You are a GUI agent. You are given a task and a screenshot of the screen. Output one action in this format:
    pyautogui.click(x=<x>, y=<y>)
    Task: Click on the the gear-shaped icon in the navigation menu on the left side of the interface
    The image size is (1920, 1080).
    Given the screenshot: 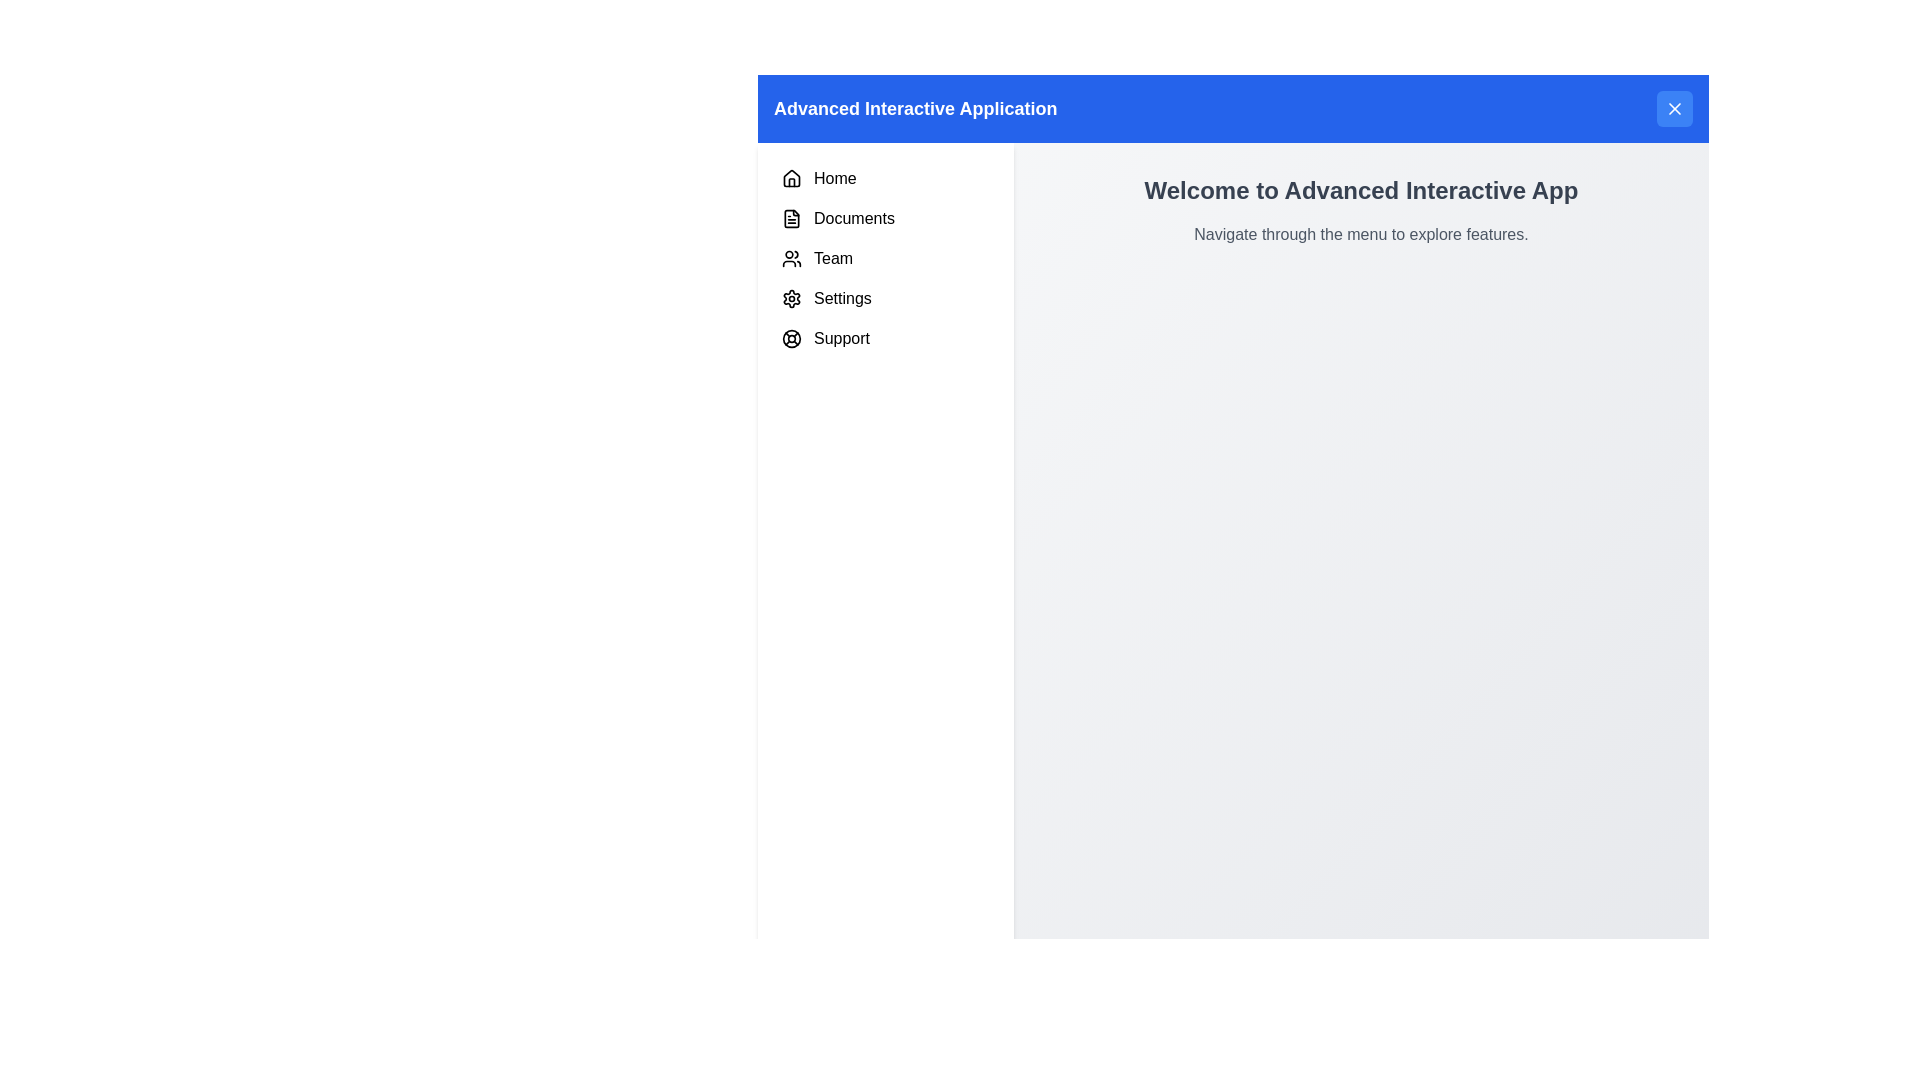 What is the action you would take?
    pyautogui.click(x=791, y=299)
    